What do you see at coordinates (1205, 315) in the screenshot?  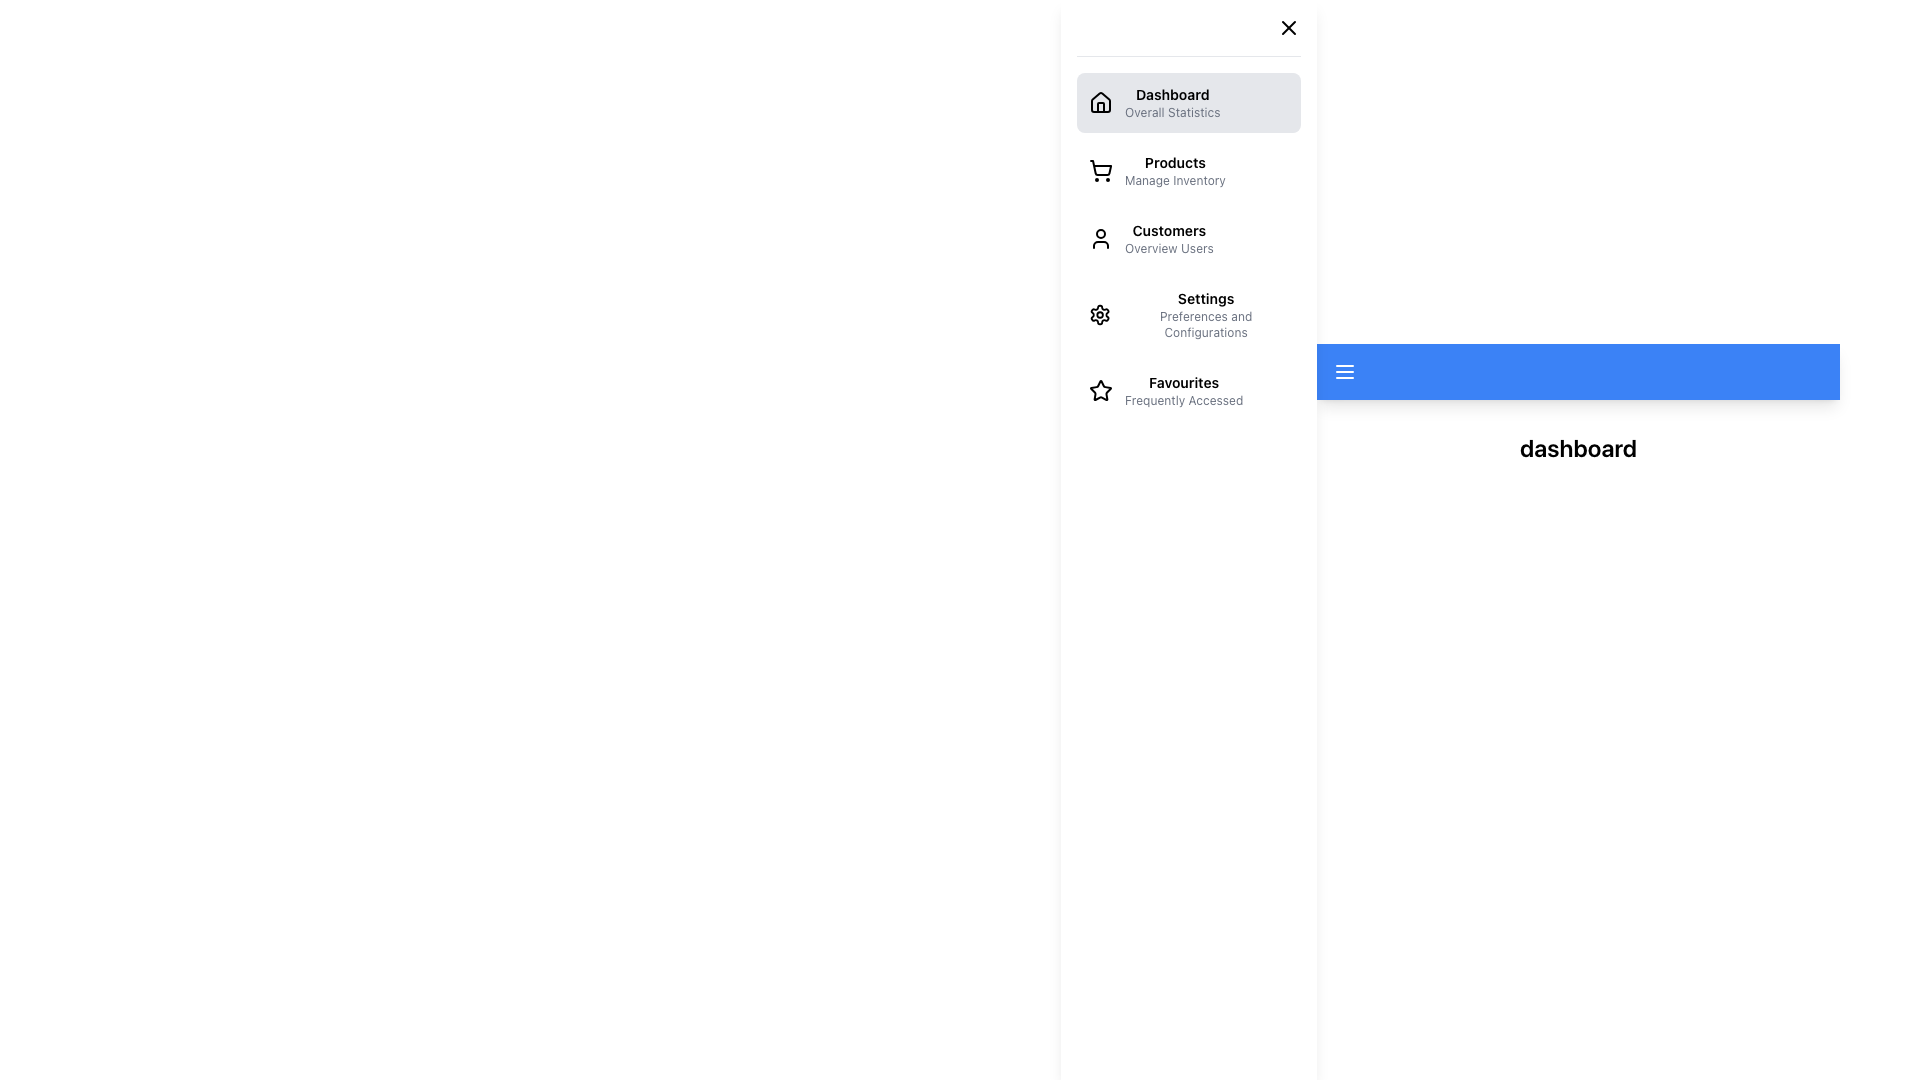 I see `text label indicating the 'Settings' section, which is the fourth entry in the vertical menu on the left side of the interface` at bounding box center [1205, 315].